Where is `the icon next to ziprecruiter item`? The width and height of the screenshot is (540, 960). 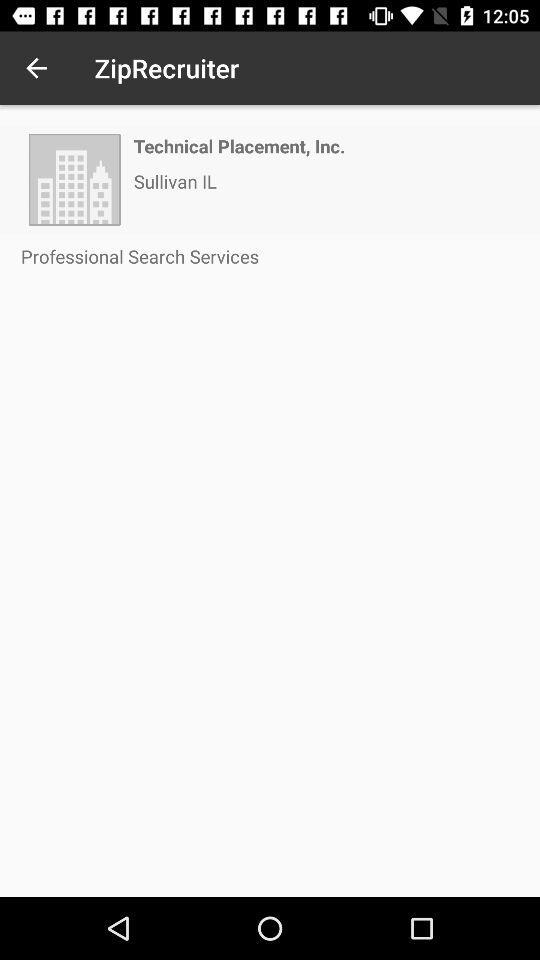 the icon next to ziprecruiter item is located at coordinates (36, 68).